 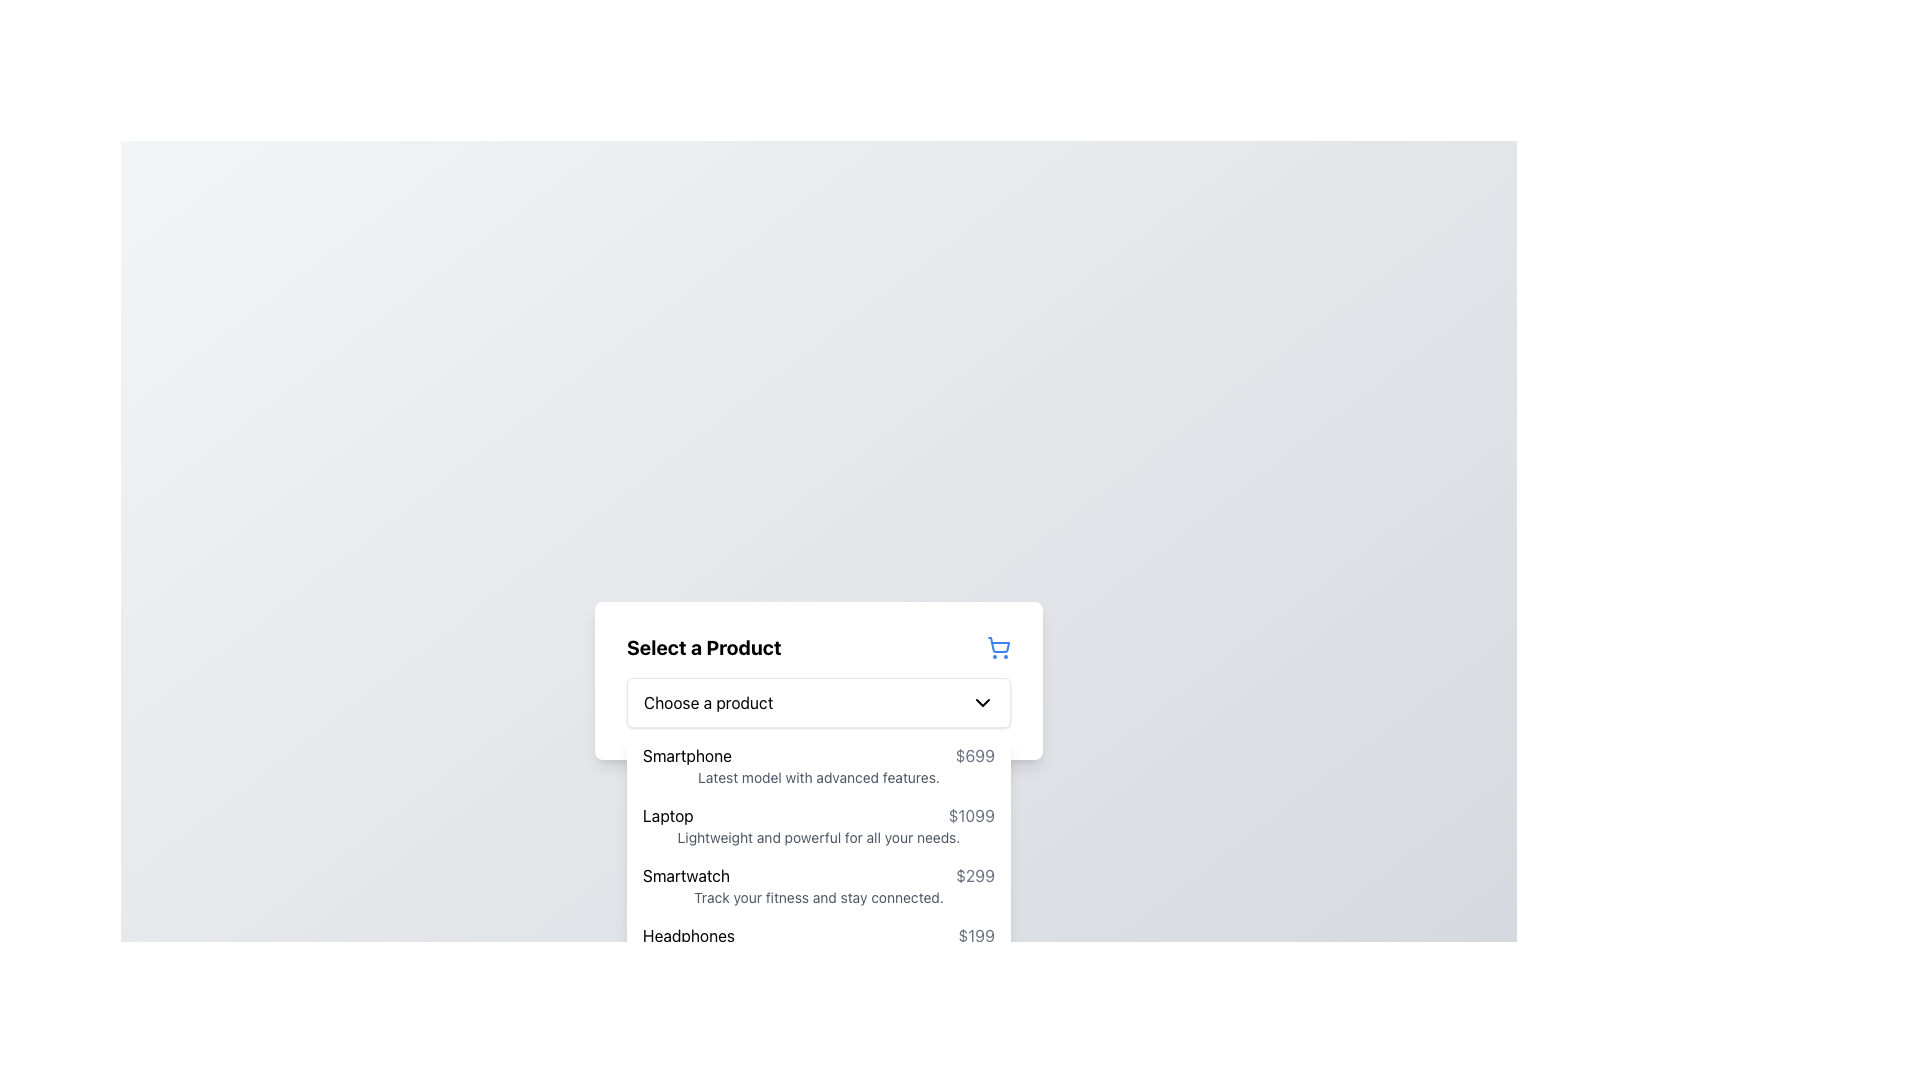 What do you see at coordinates (668, 816) in the screenshot?
I see `the 'Laptop' text label in the dropdown menu under 'Select a Product', which is the second item in the list before the price '$1099'` at bounding box center [668, 816].